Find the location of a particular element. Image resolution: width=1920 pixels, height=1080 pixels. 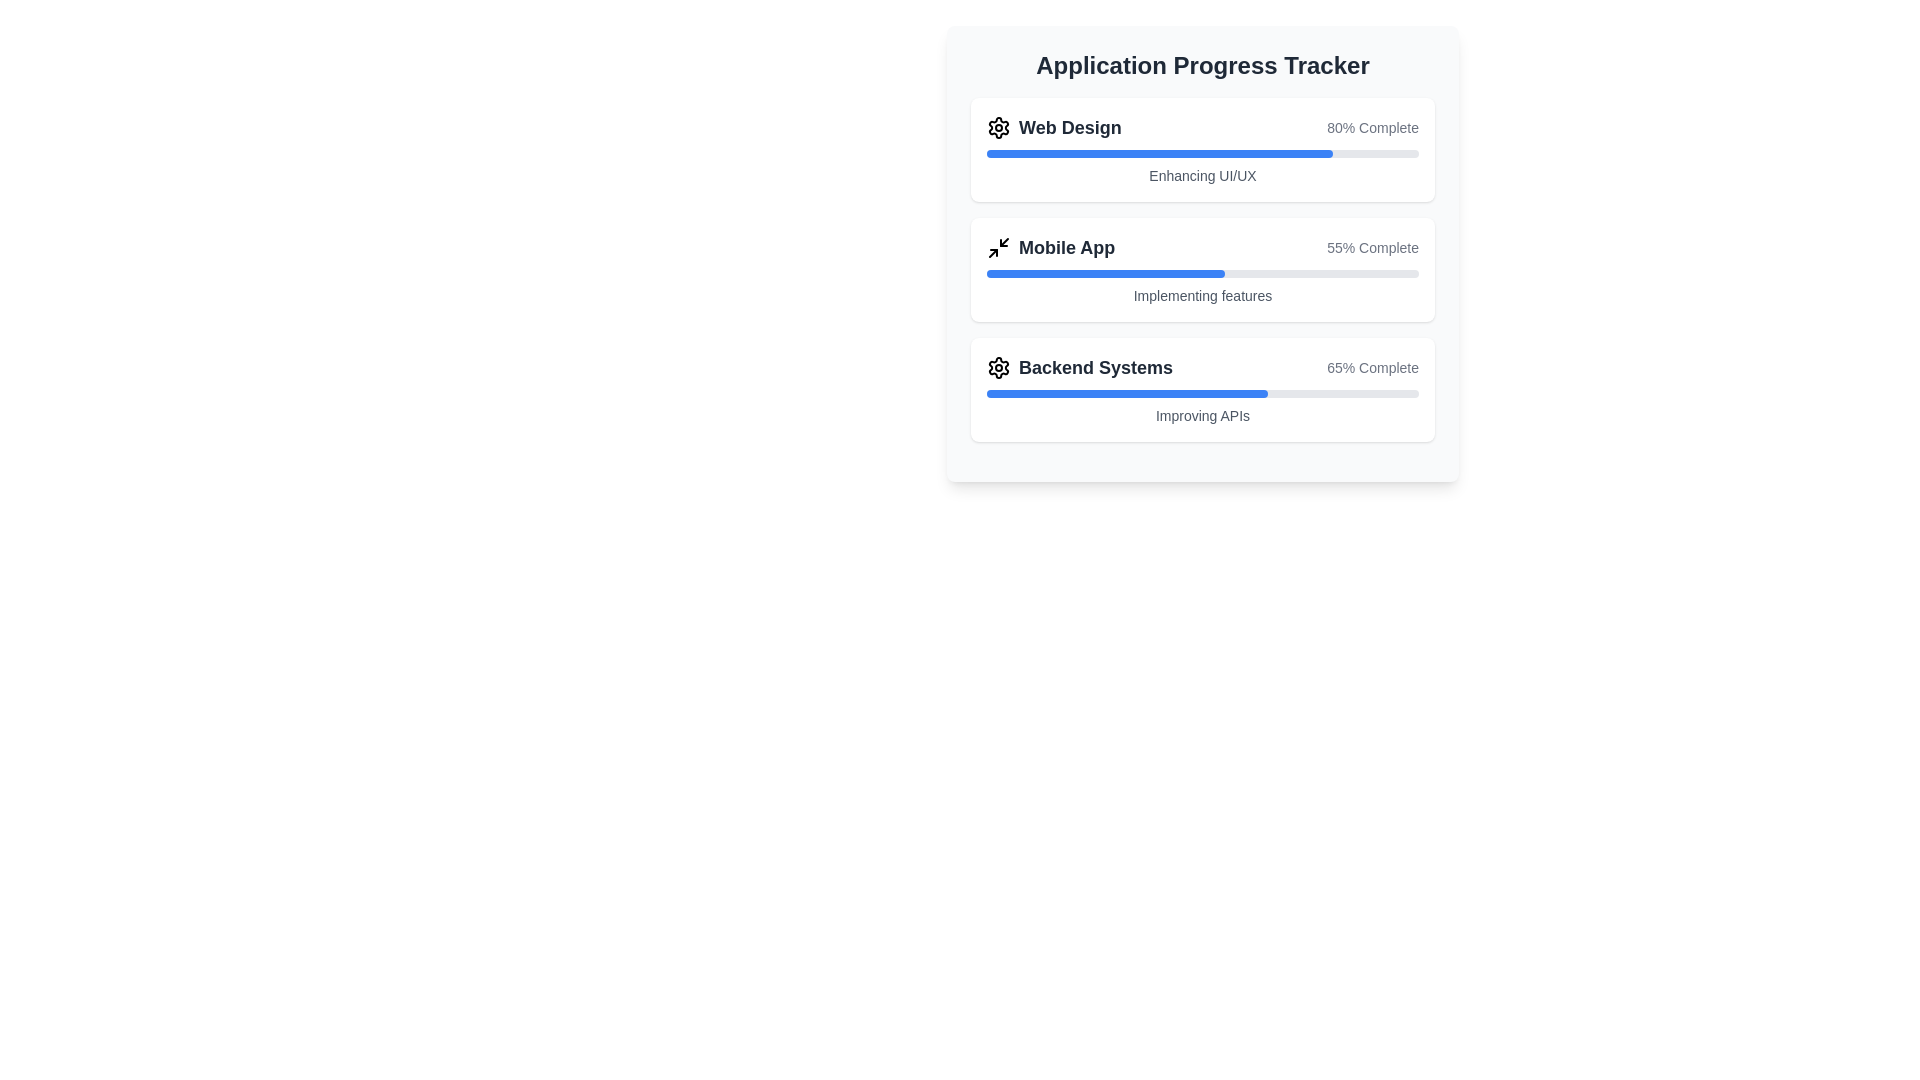

the Progress Indicator that visually represents 80% completion of the task labeled 'Web Design' in the progress tracker interface is located at coordinates (1159, 153).